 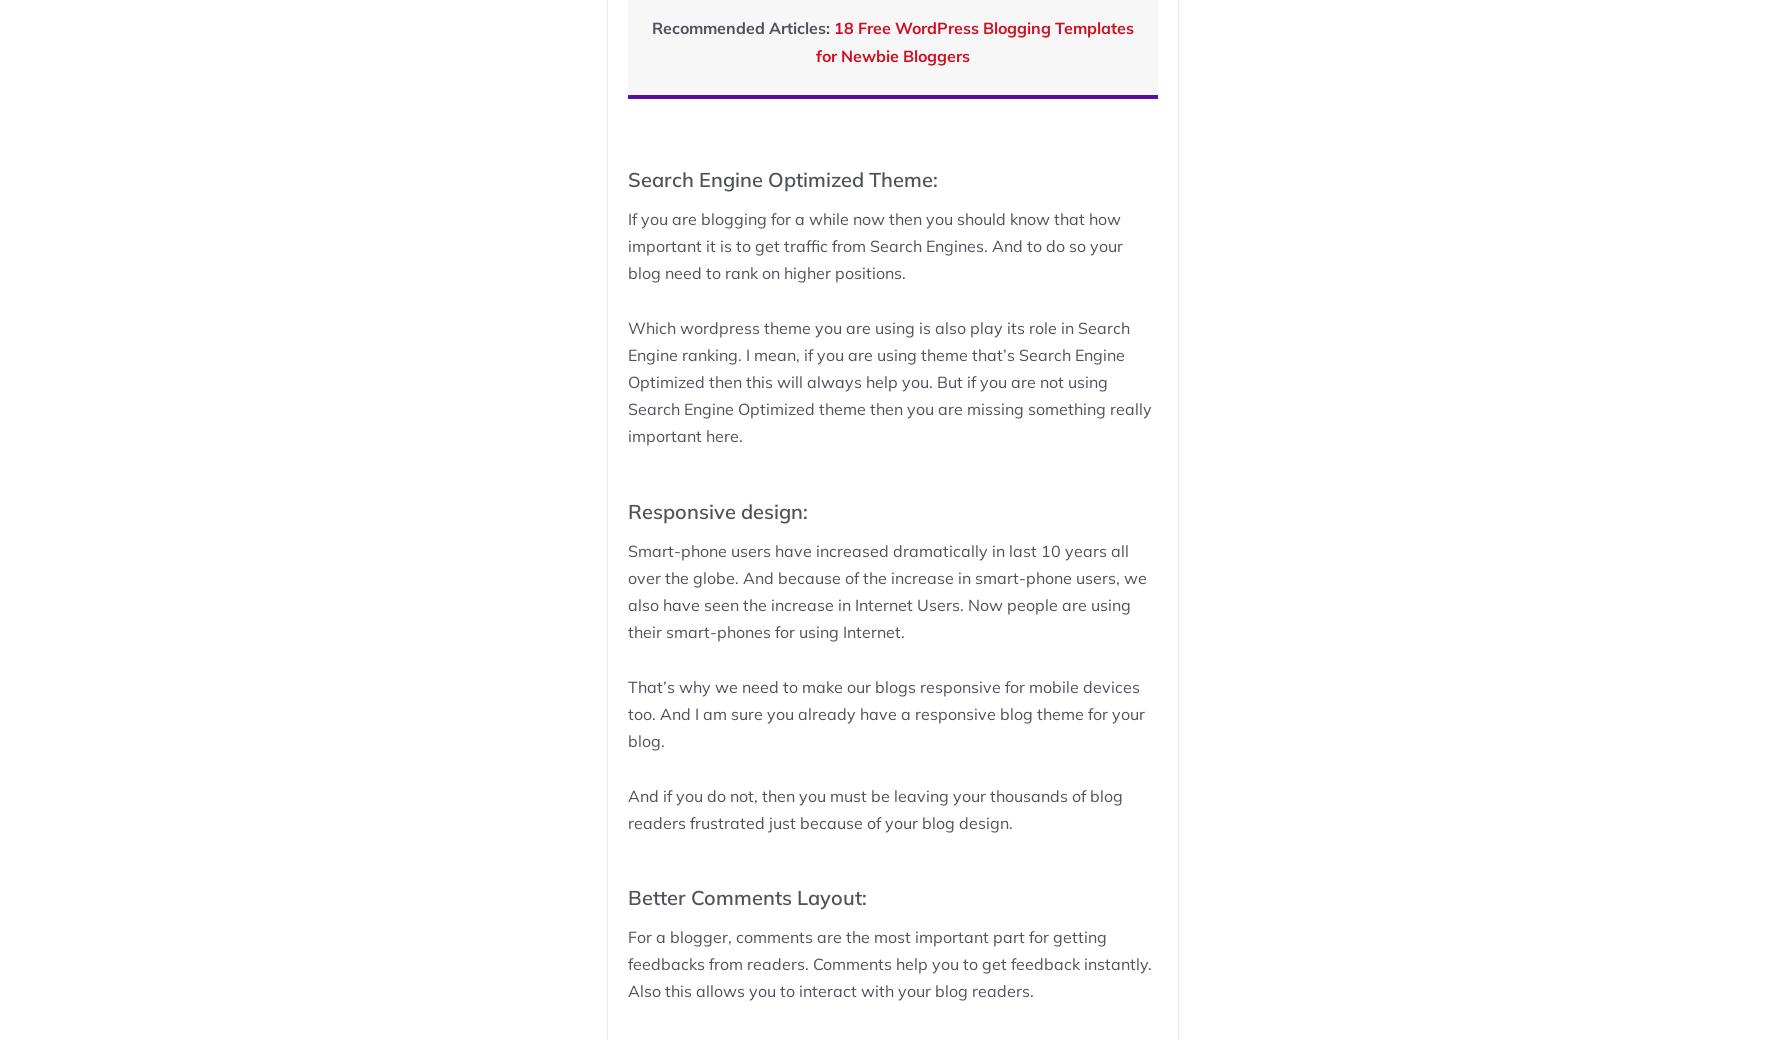 What do you see at coordinates (973, 40) in the screenshot?
I see `'18 Free WordPress Blogging Templates for Newbie Bloggers'` at bounding box center [973, 40].